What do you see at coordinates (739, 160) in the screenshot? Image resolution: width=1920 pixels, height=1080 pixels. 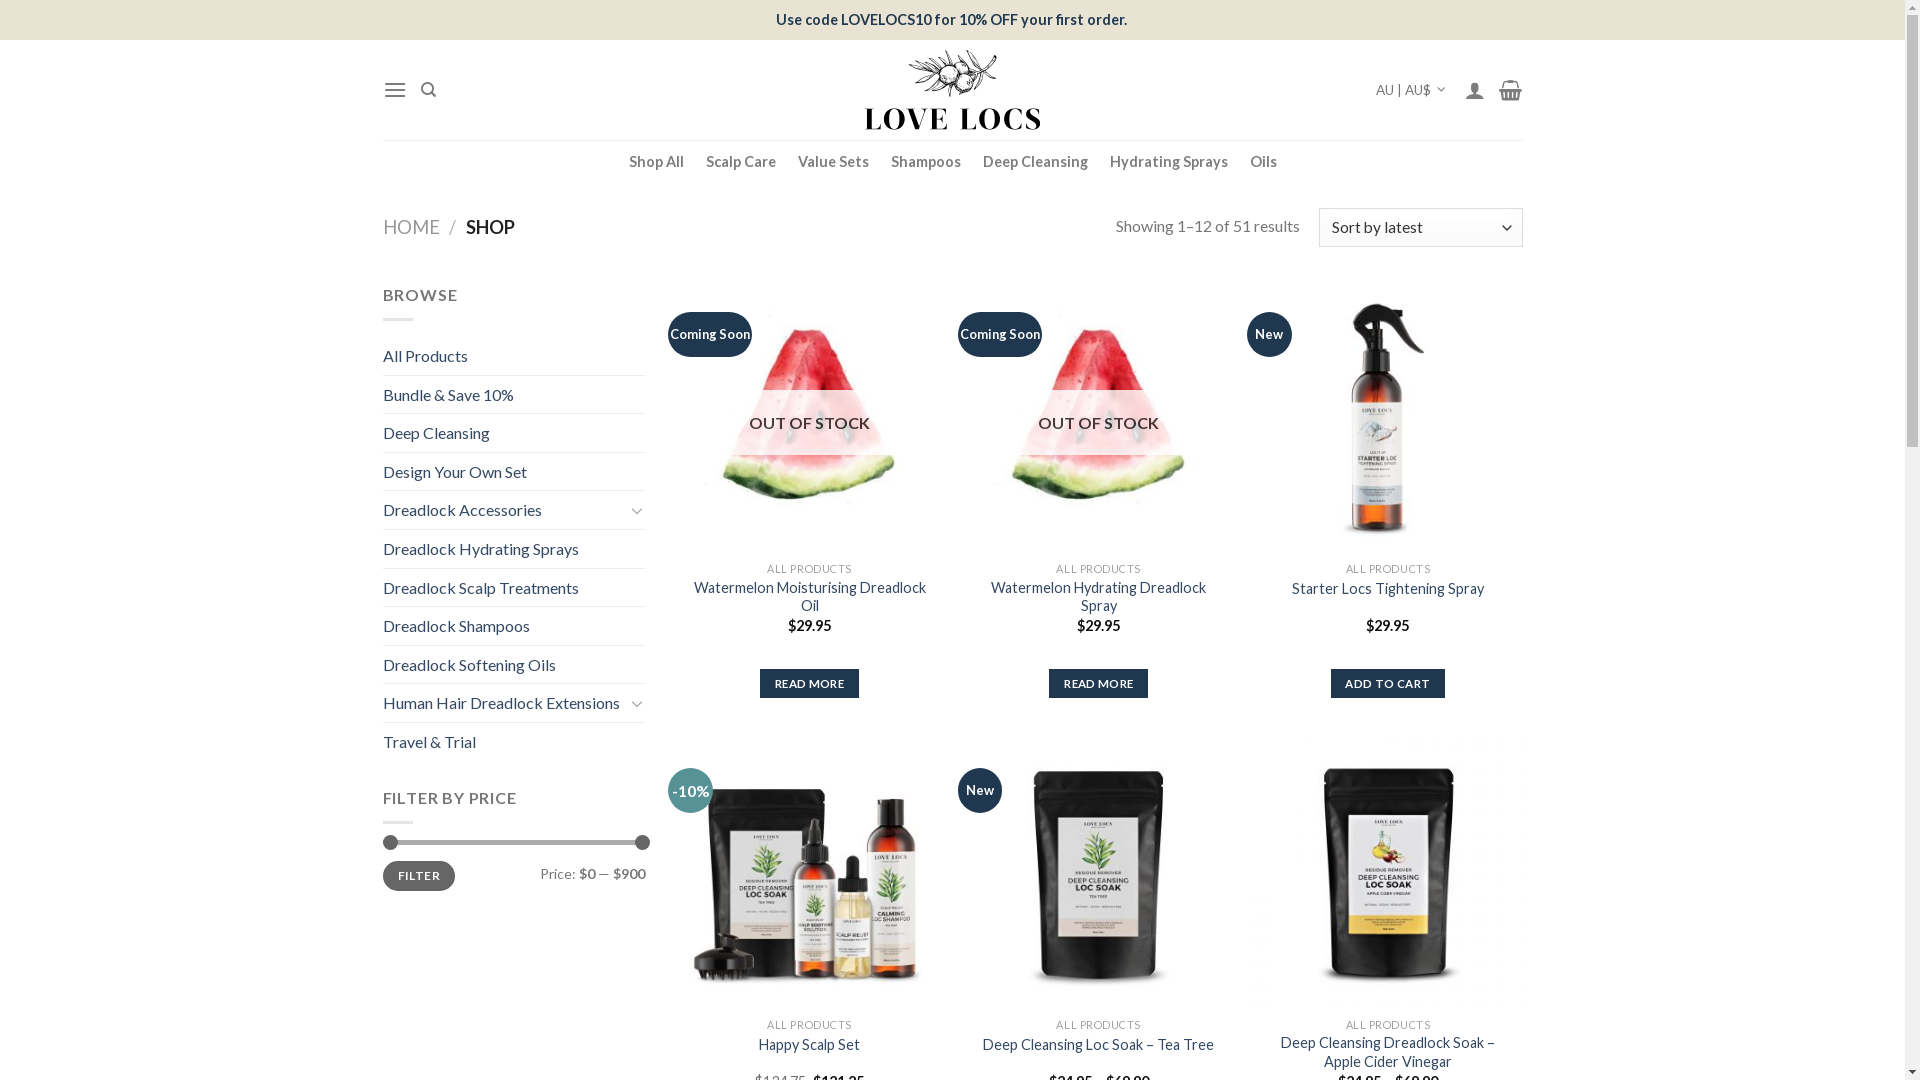 I see `'Scalp Care'` at bounding box center [739, 160].